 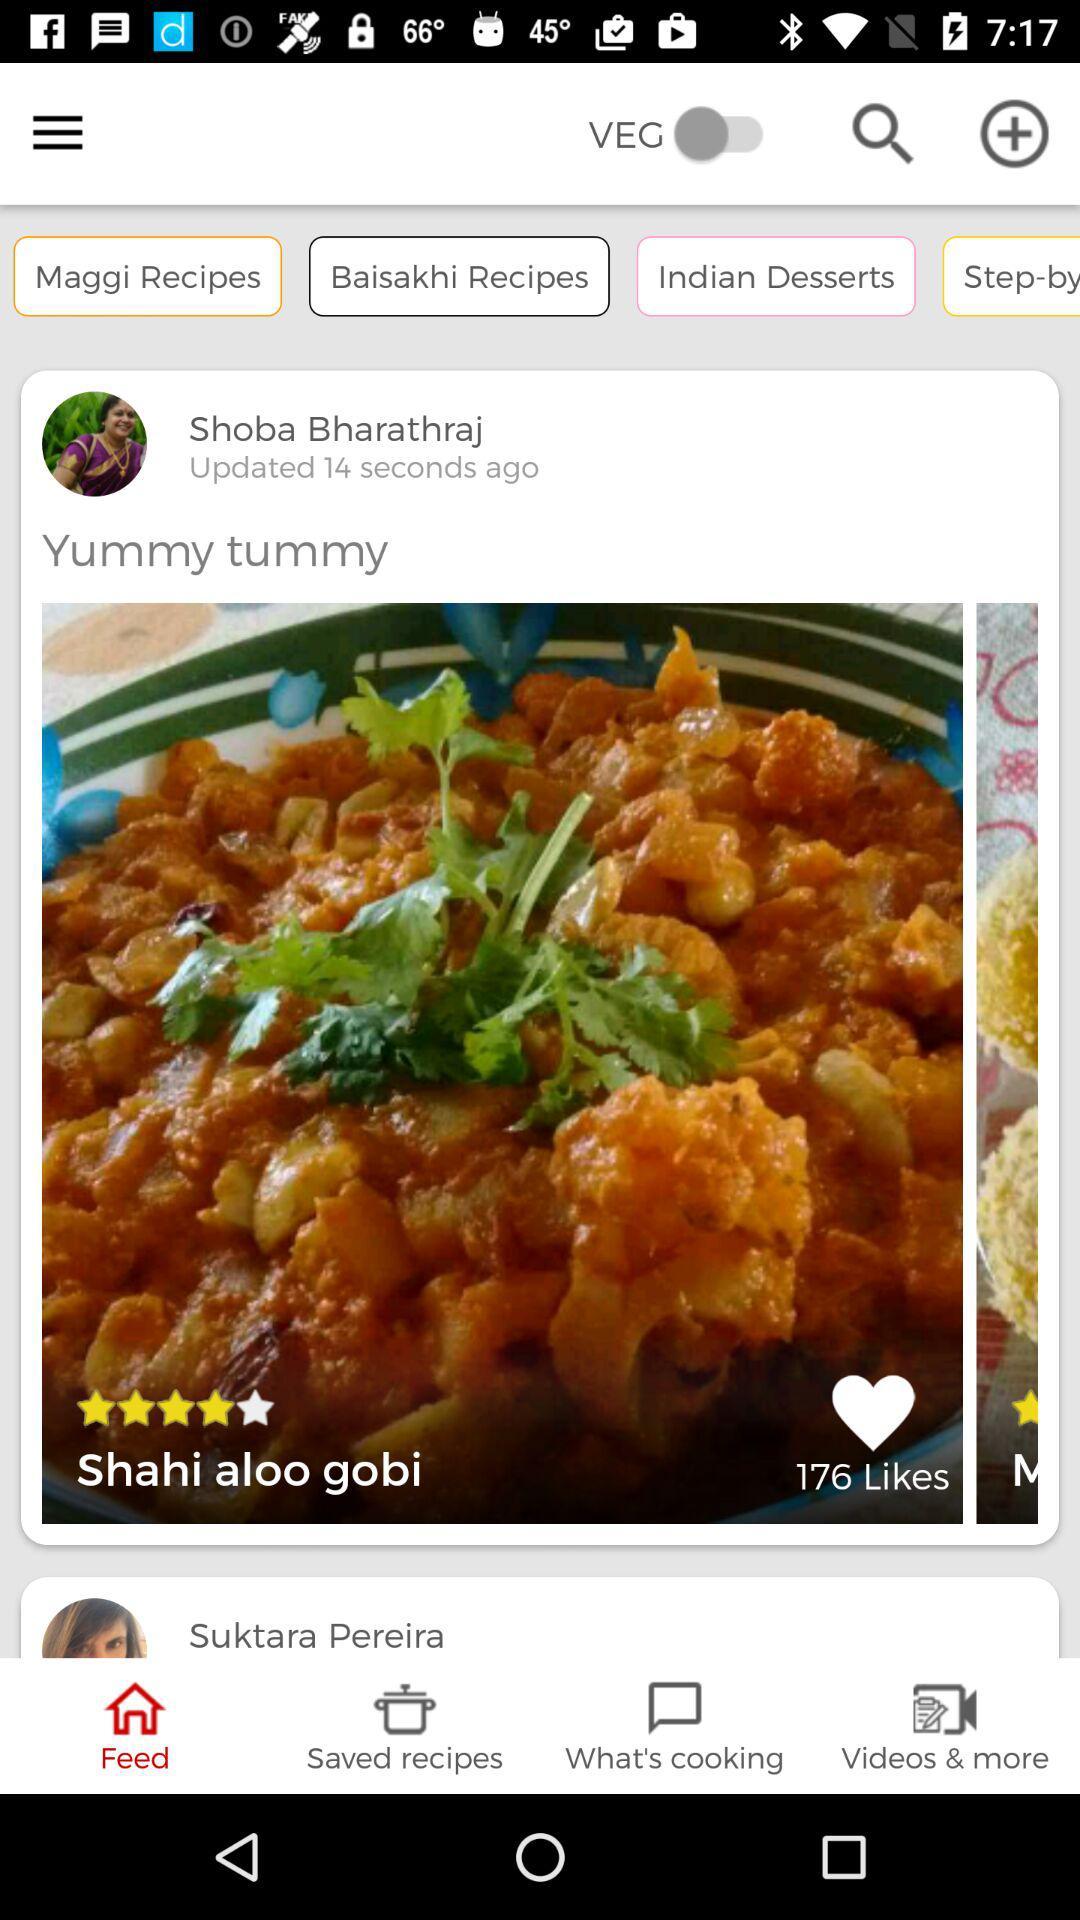 What do you see at coordinates (675, 1725) in the screenshot?
I see `the what's cooking` at bounding box center [675, 1725].